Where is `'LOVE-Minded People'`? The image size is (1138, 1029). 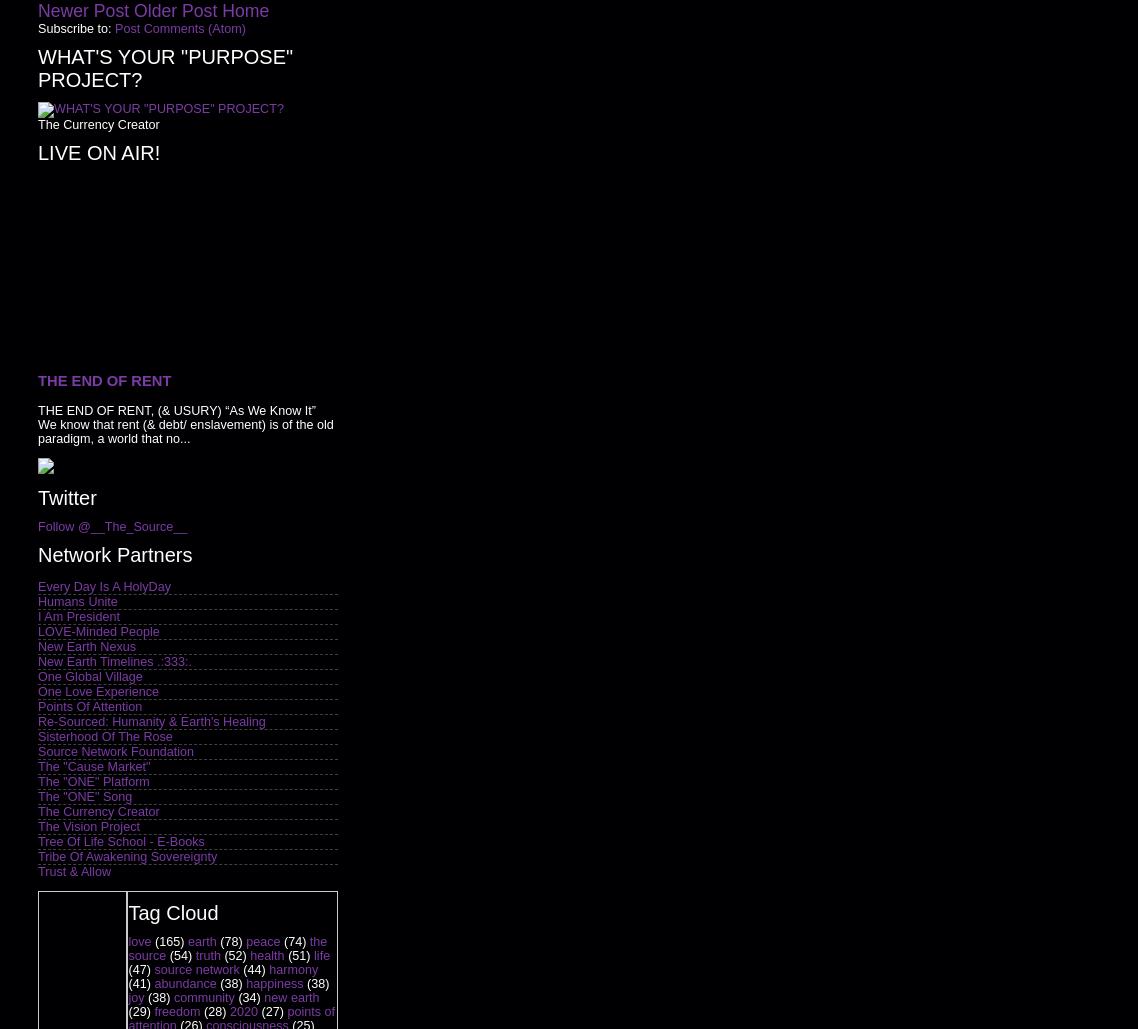
'LOVE-Minded People' is located at coordinates (97, 630).